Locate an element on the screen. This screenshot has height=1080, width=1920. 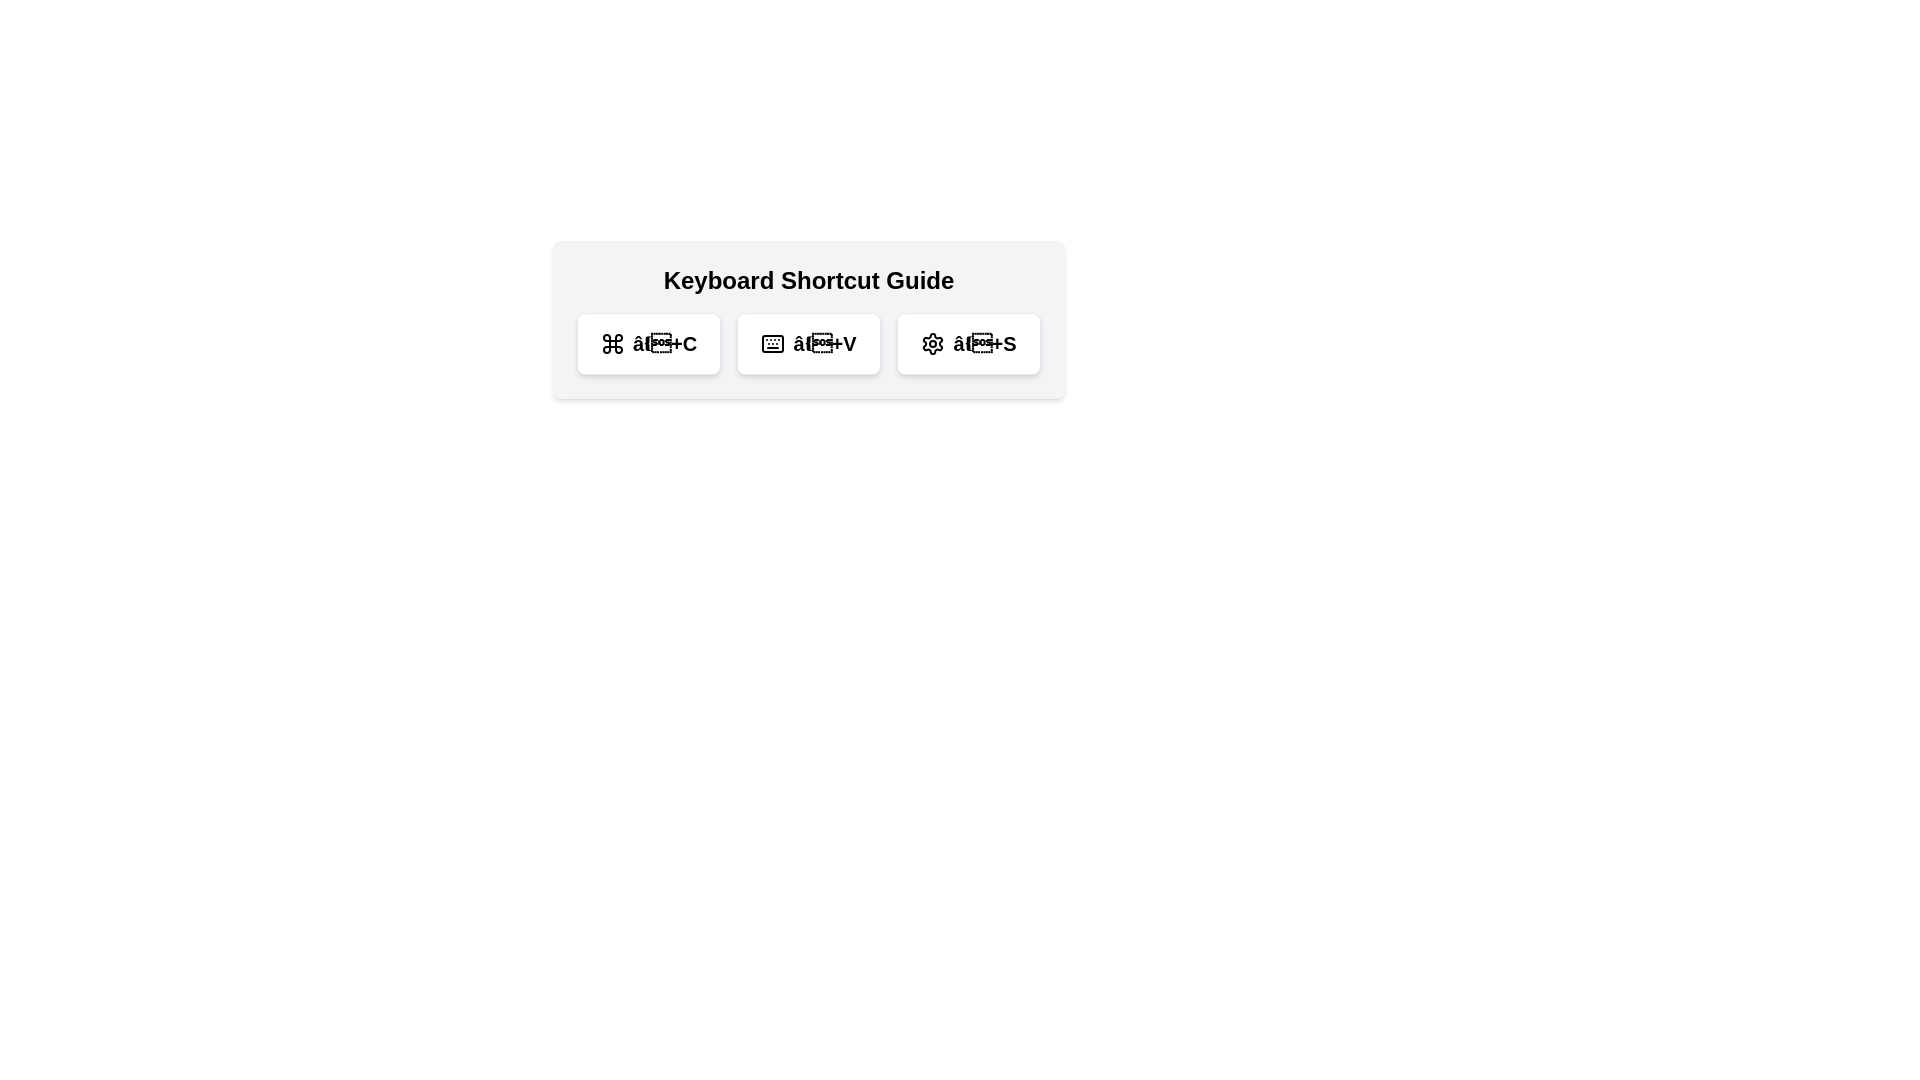
the gear icon located at the center of the modal window labeled 'Keyboard Shortcut Guide' is located at coordinates (932, 342).